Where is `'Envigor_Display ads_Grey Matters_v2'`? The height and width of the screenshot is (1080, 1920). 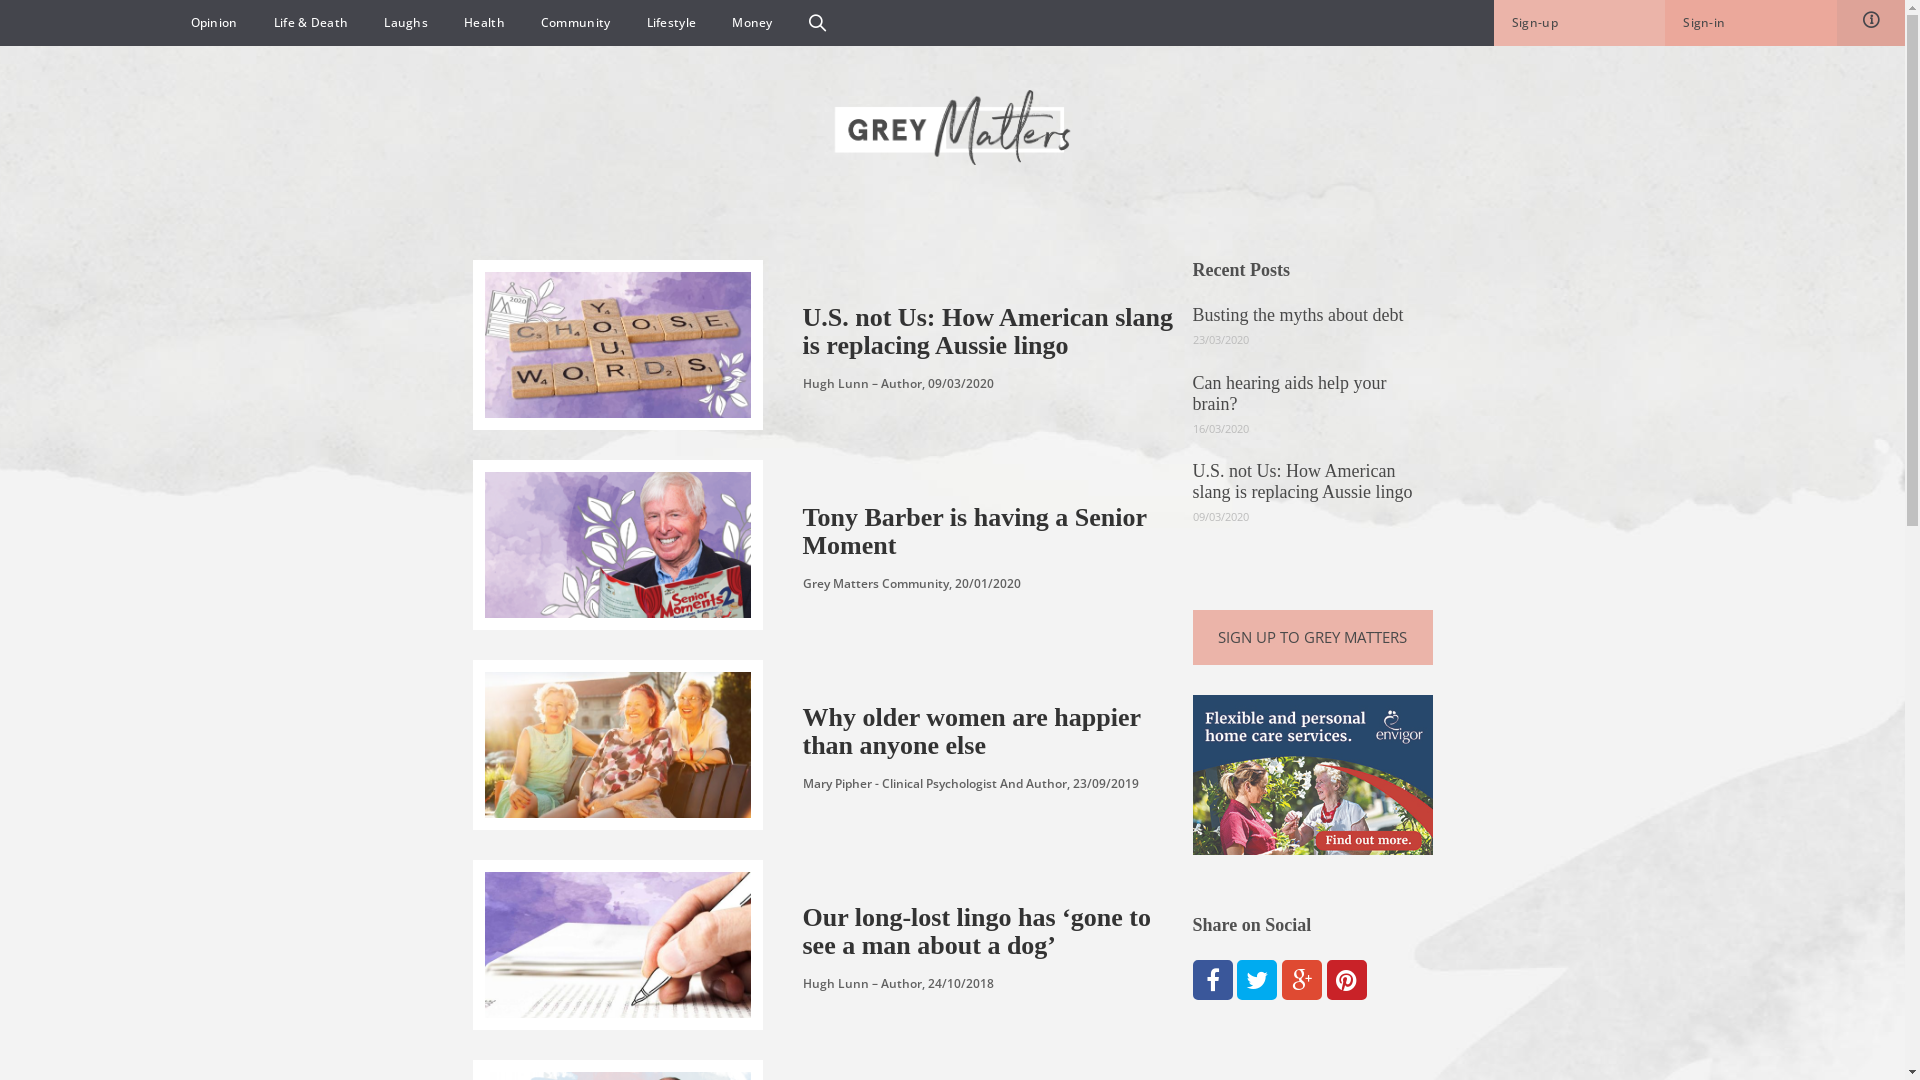 'Envigor_Display ads_Grey Matters_v2' is located at coordinates (1191, 774).